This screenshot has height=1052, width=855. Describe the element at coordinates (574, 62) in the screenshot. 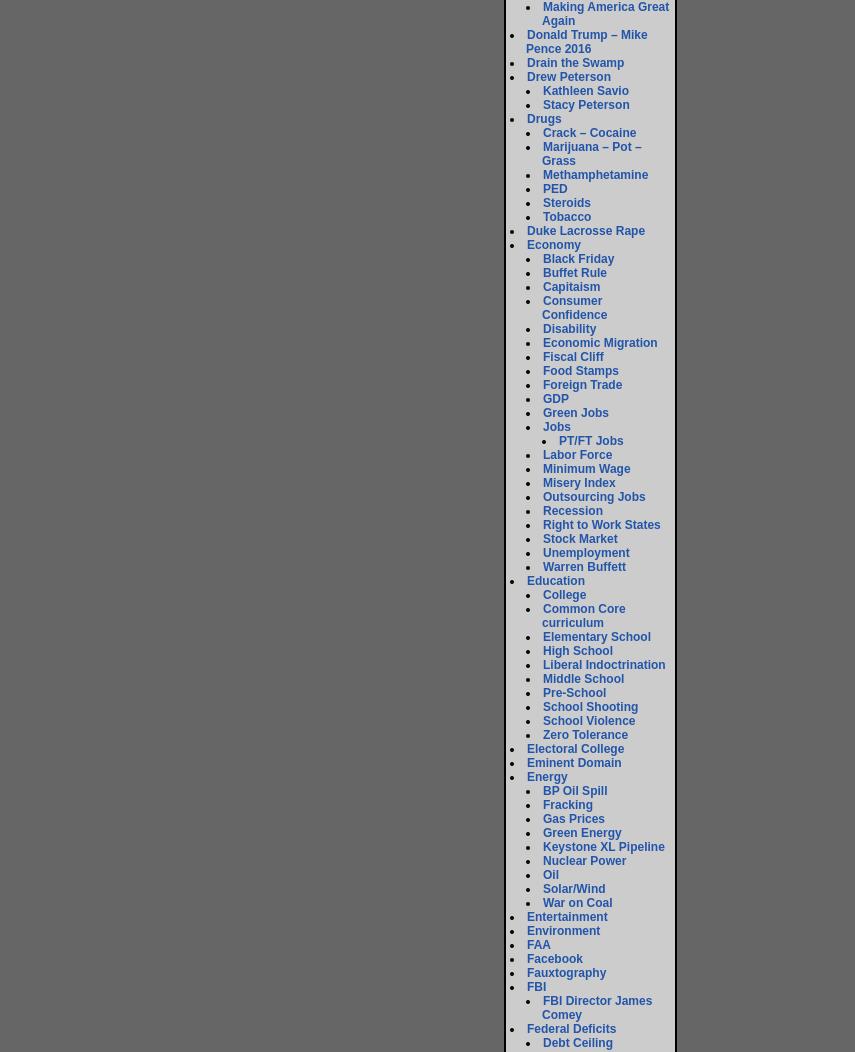

I see `'Drain the Swamp'` at that location.